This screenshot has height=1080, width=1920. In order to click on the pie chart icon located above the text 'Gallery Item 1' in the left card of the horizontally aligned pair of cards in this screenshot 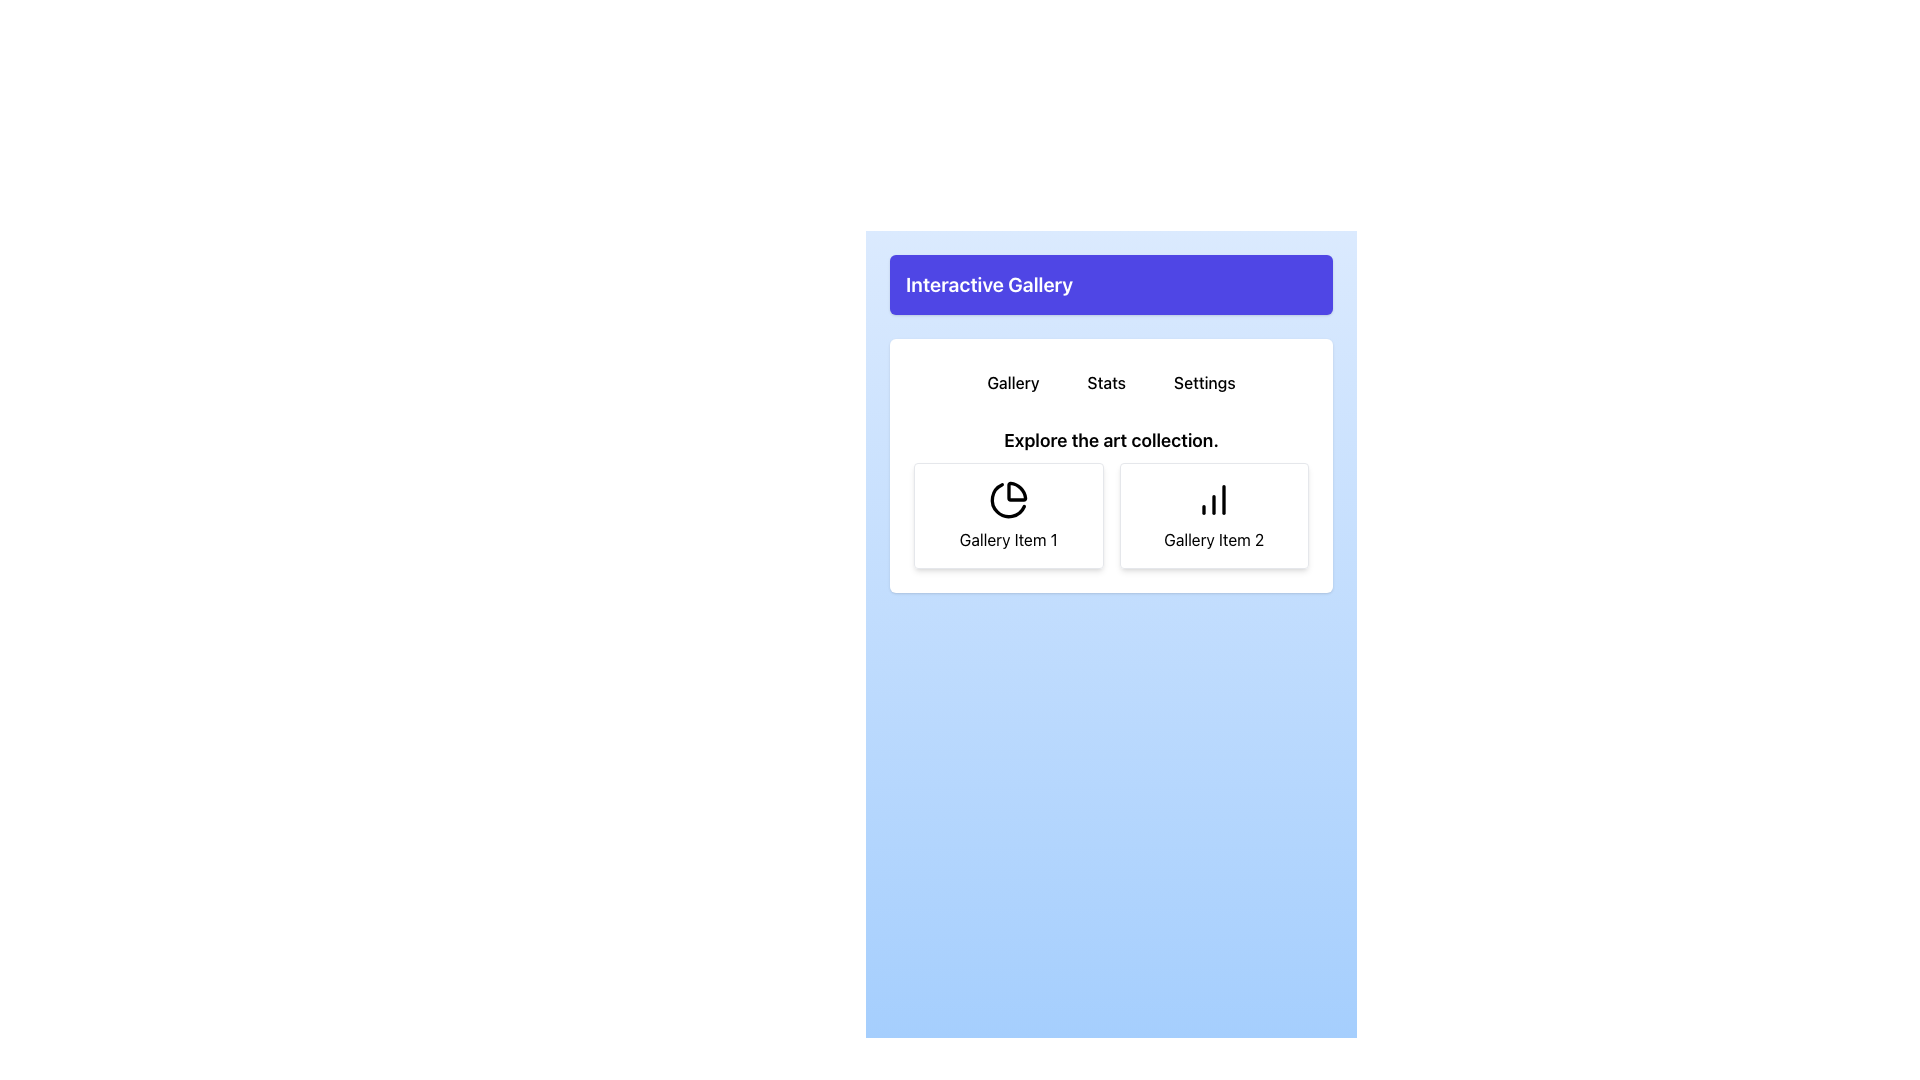, I will do `click(1008, 499)`.